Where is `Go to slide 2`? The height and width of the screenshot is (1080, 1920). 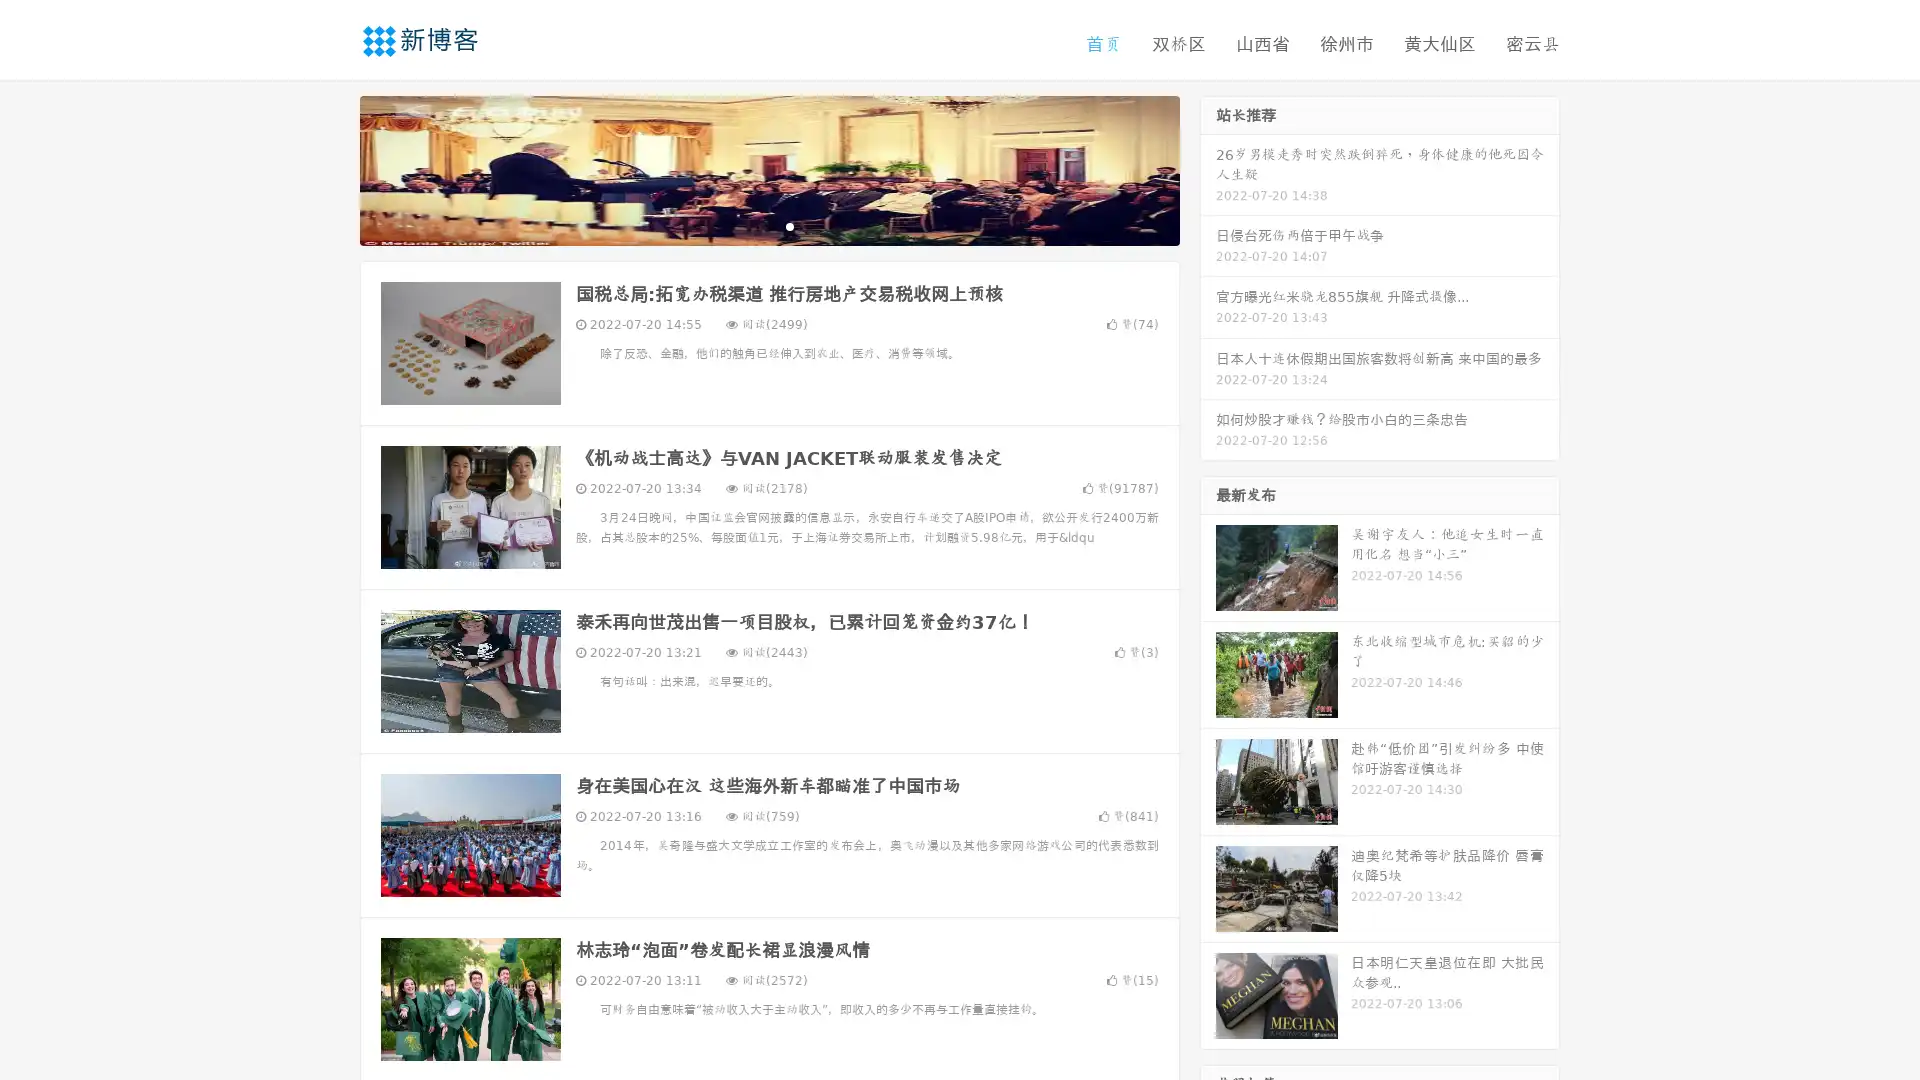
Go to slide 2 is located at coordinates (768, 225).